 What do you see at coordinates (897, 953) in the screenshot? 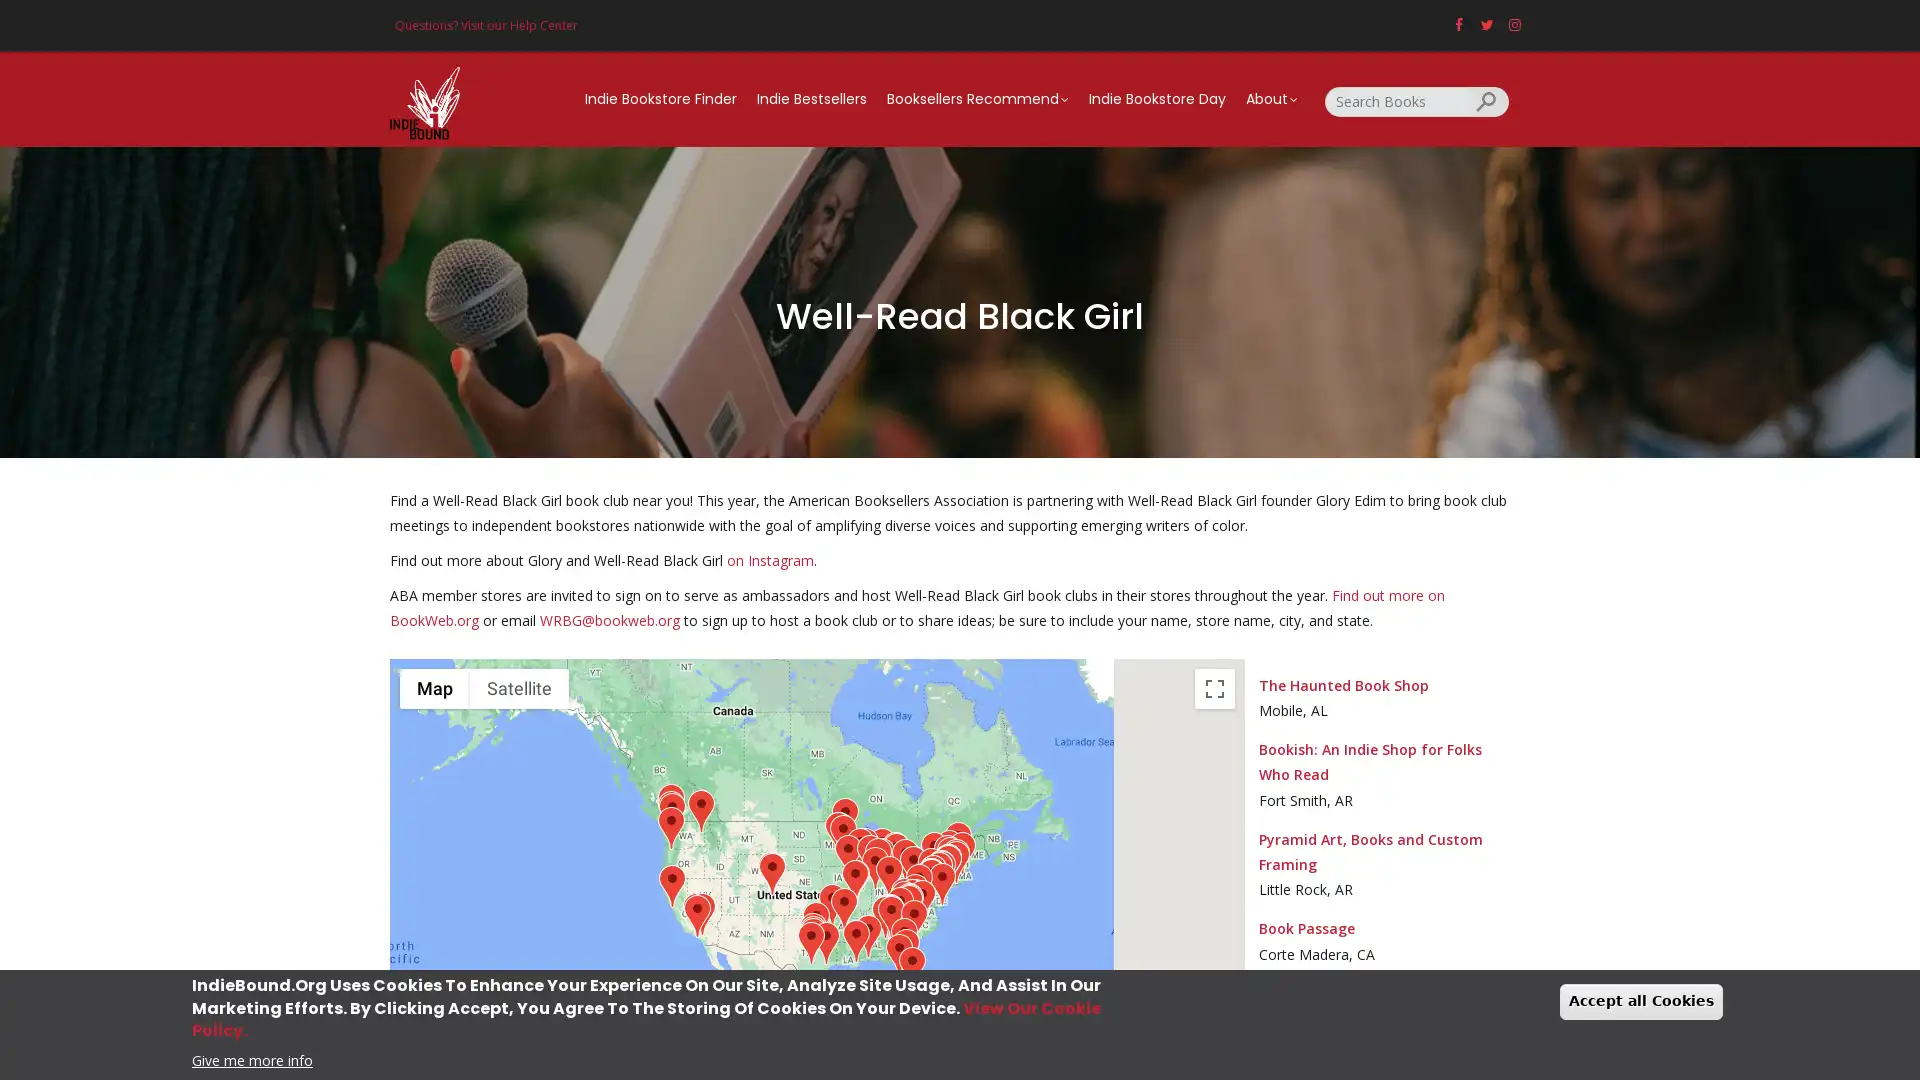
I see `Cultured Books` at bounding box center [897, 953].